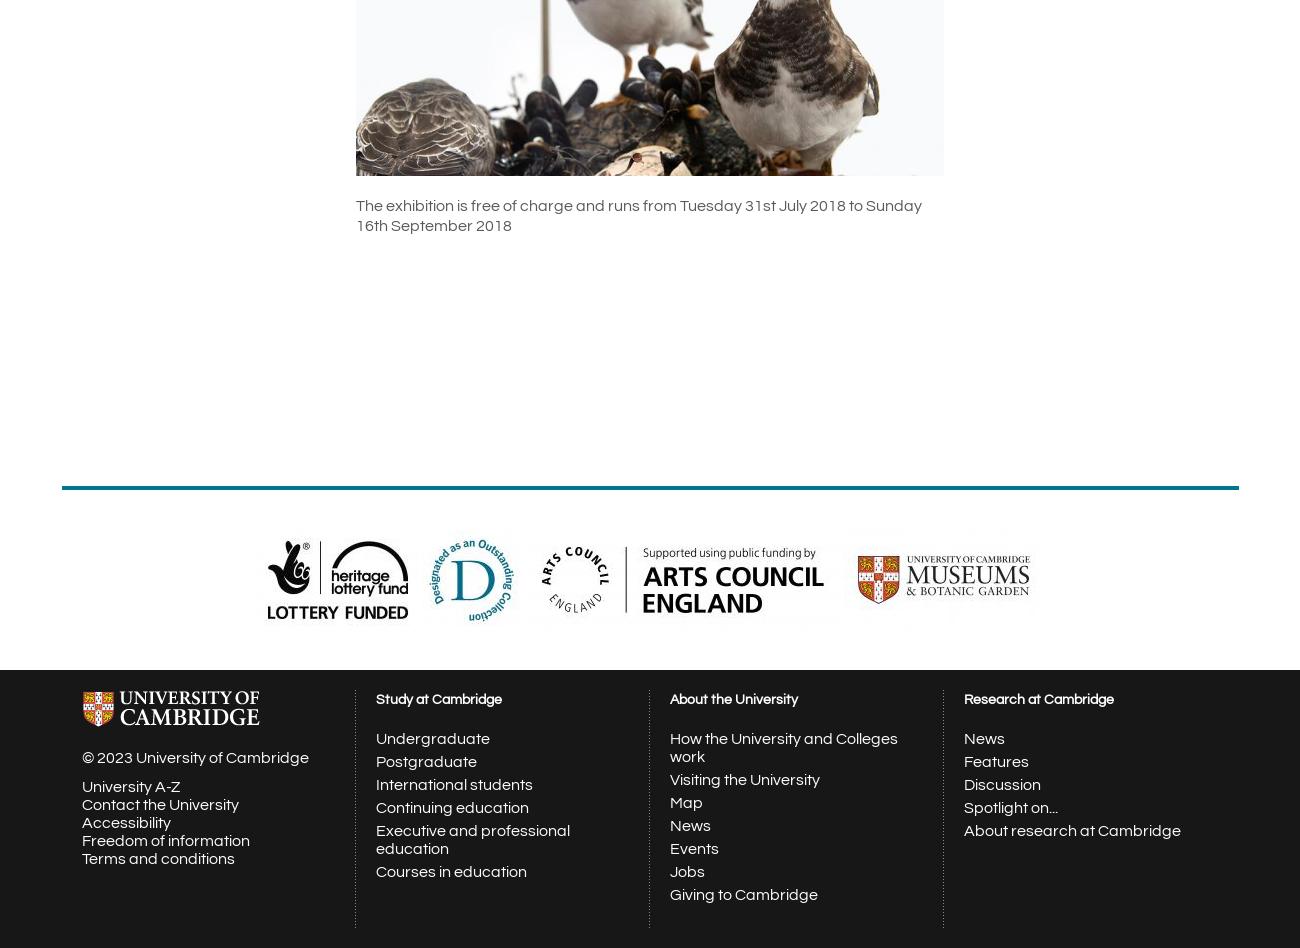 Image resolution: width=1300 pixels, height=948 pixels. I want to click on 'How the University
              and Colleges work', so click(783, 747).